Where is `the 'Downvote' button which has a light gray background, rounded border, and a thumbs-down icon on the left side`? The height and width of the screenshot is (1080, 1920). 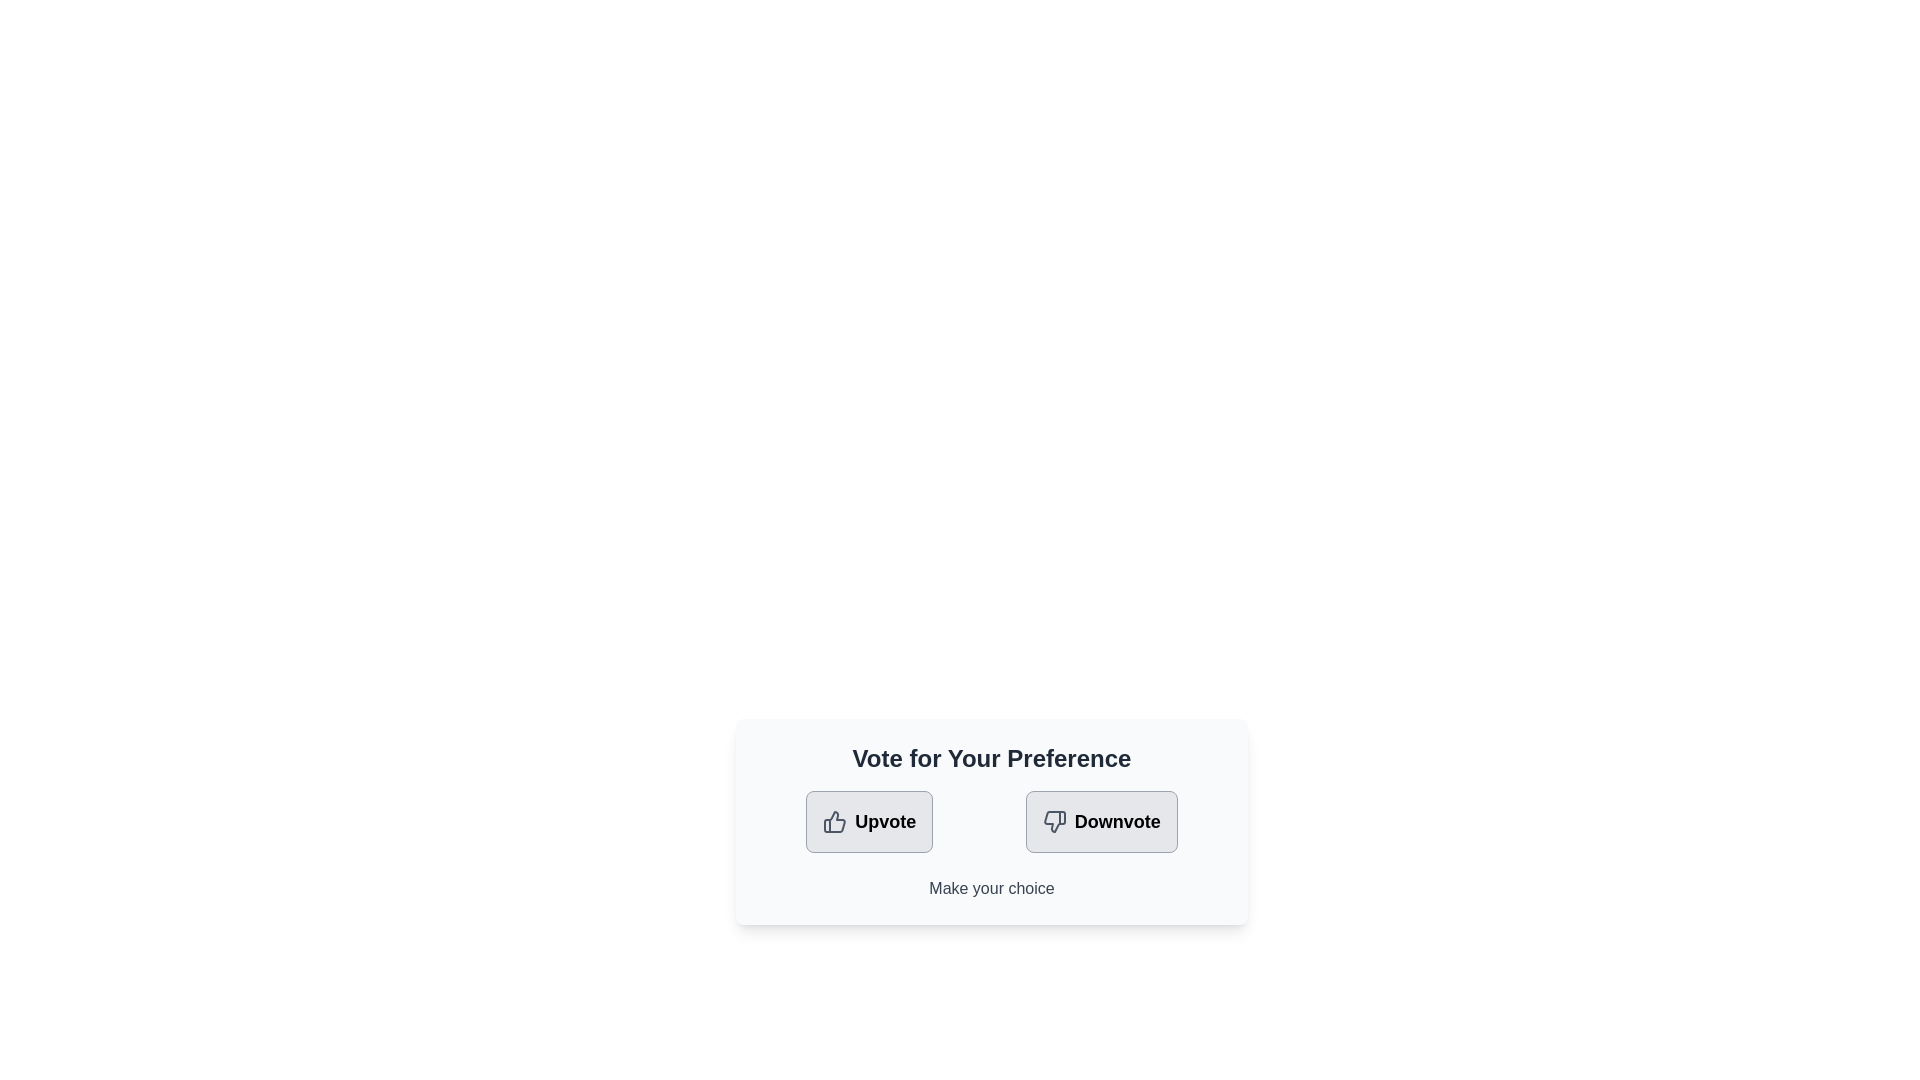 the 'Downvote' button which has a light gray background, rounded border, and a thumbs-down icon on the left side is located at coordinates (1100, 821).